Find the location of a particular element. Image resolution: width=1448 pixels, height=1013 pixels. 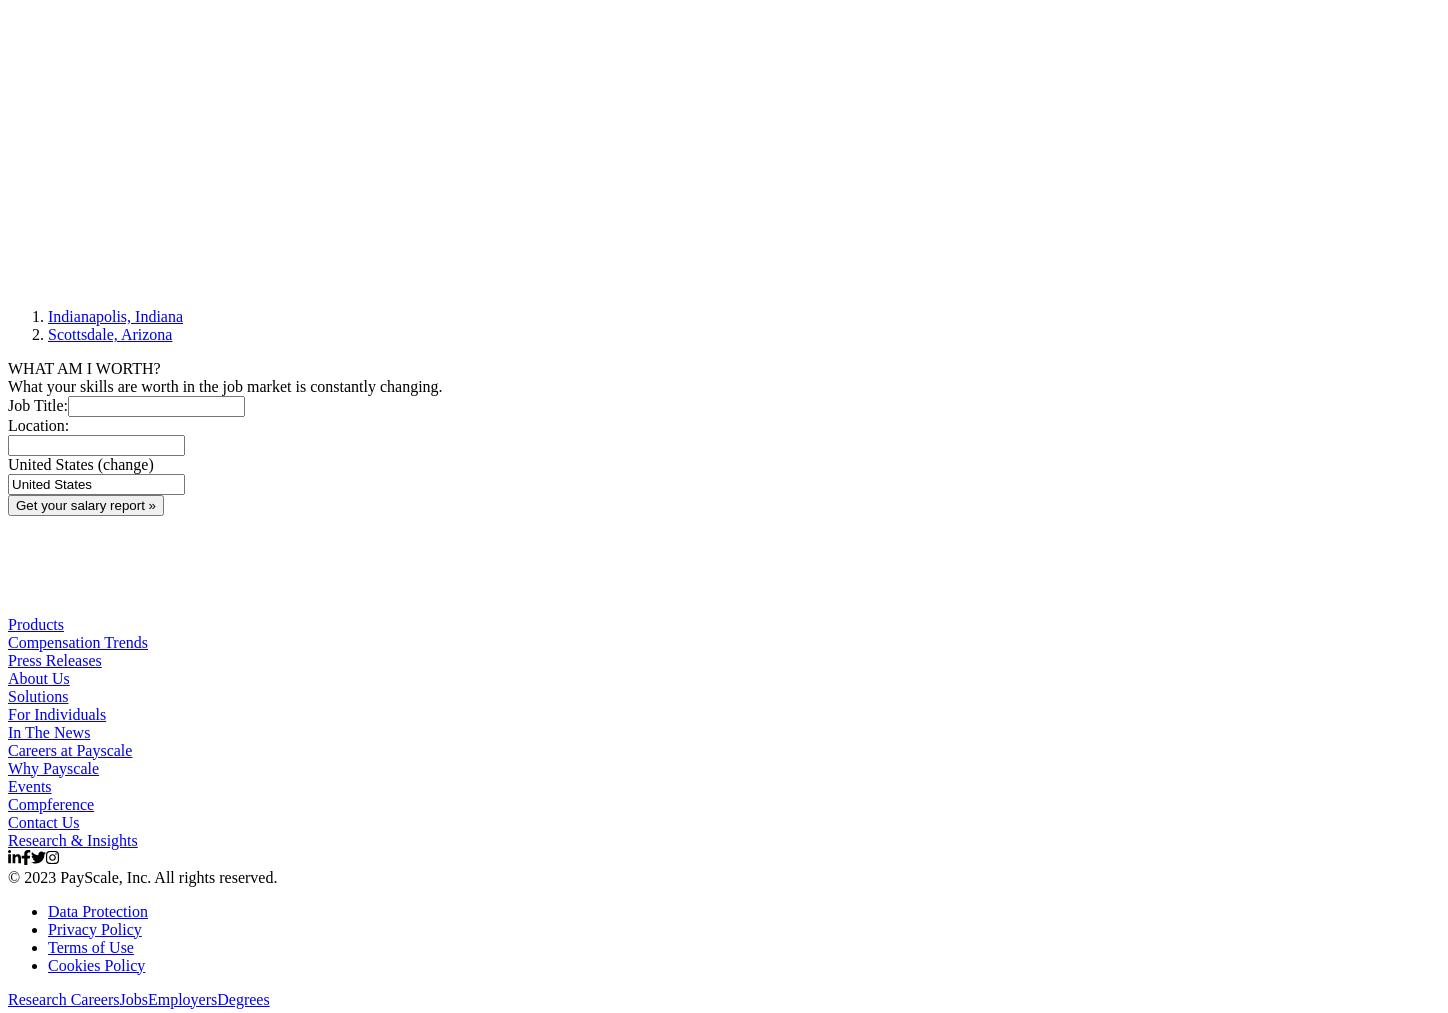

'Contact Us' is located at coordinates (43, 820).